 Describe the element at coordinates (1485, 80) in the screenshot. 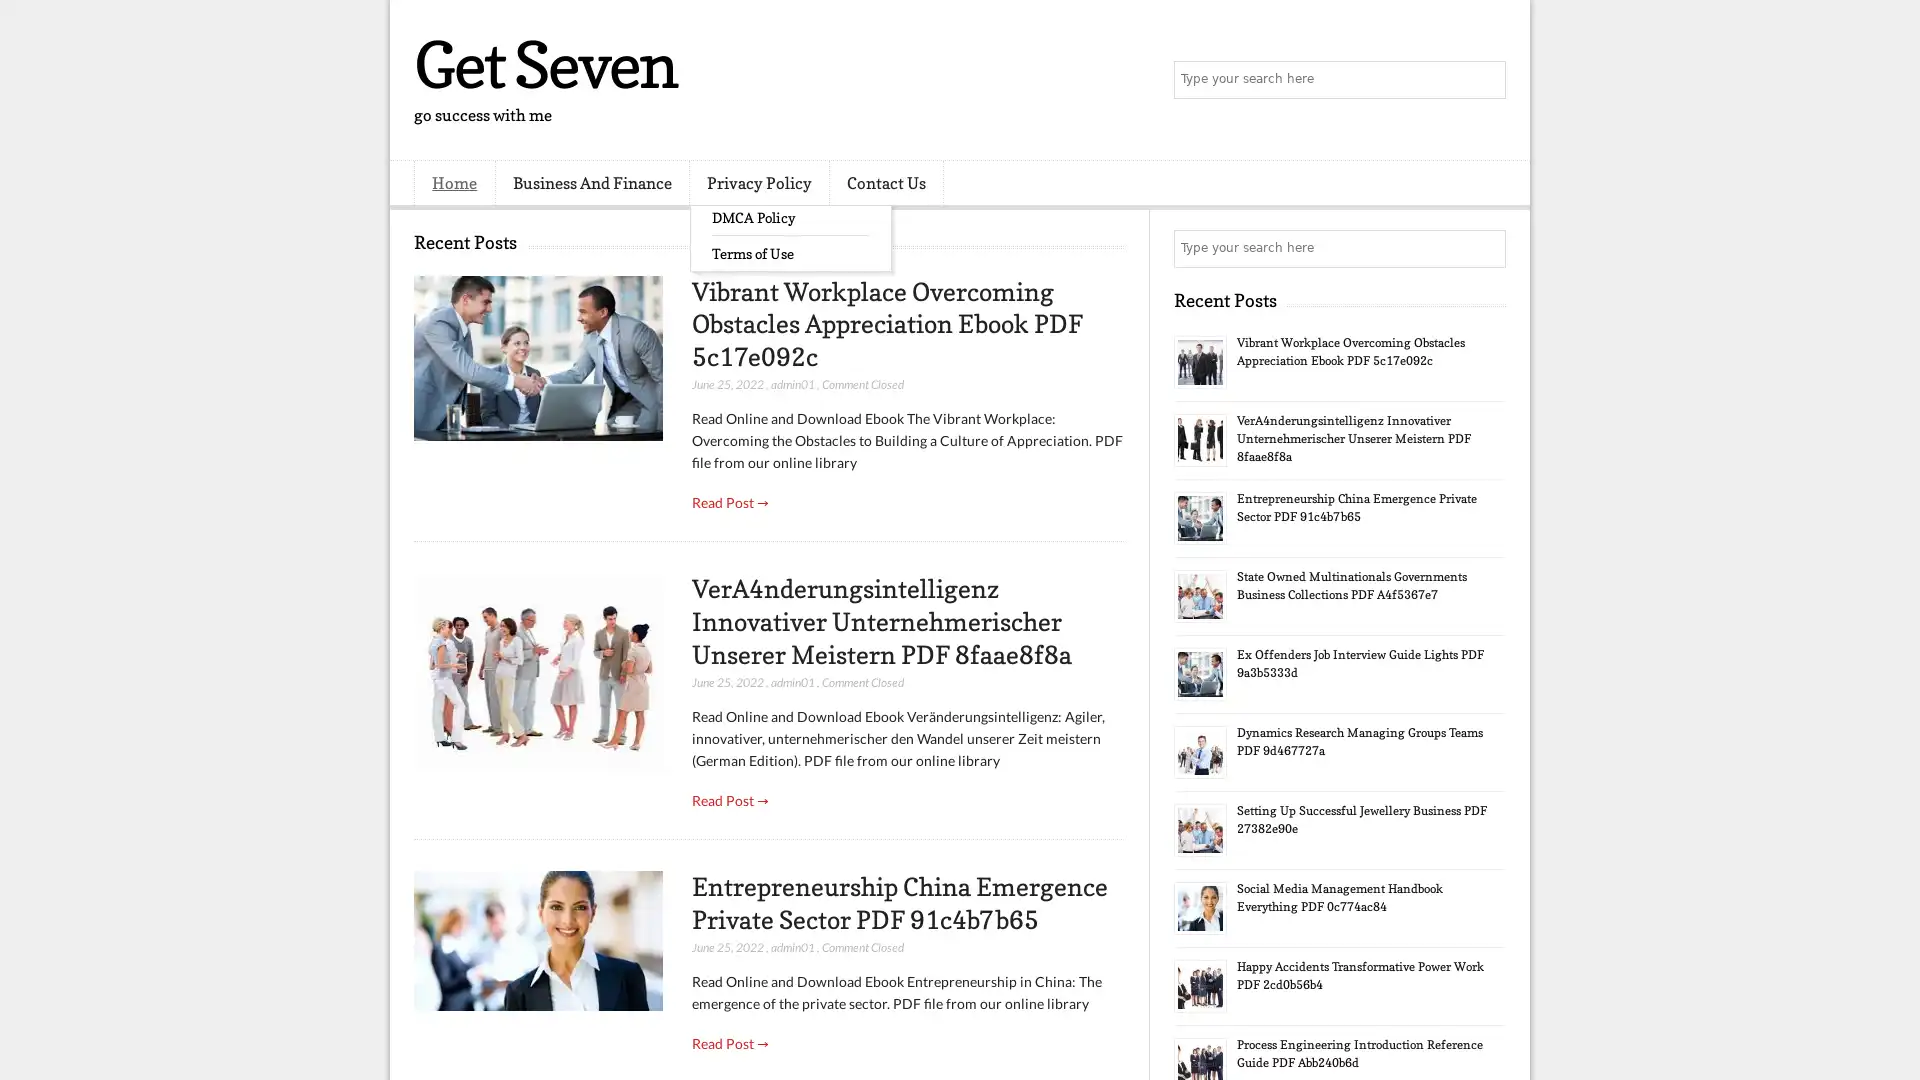

I see `Search` at that location.